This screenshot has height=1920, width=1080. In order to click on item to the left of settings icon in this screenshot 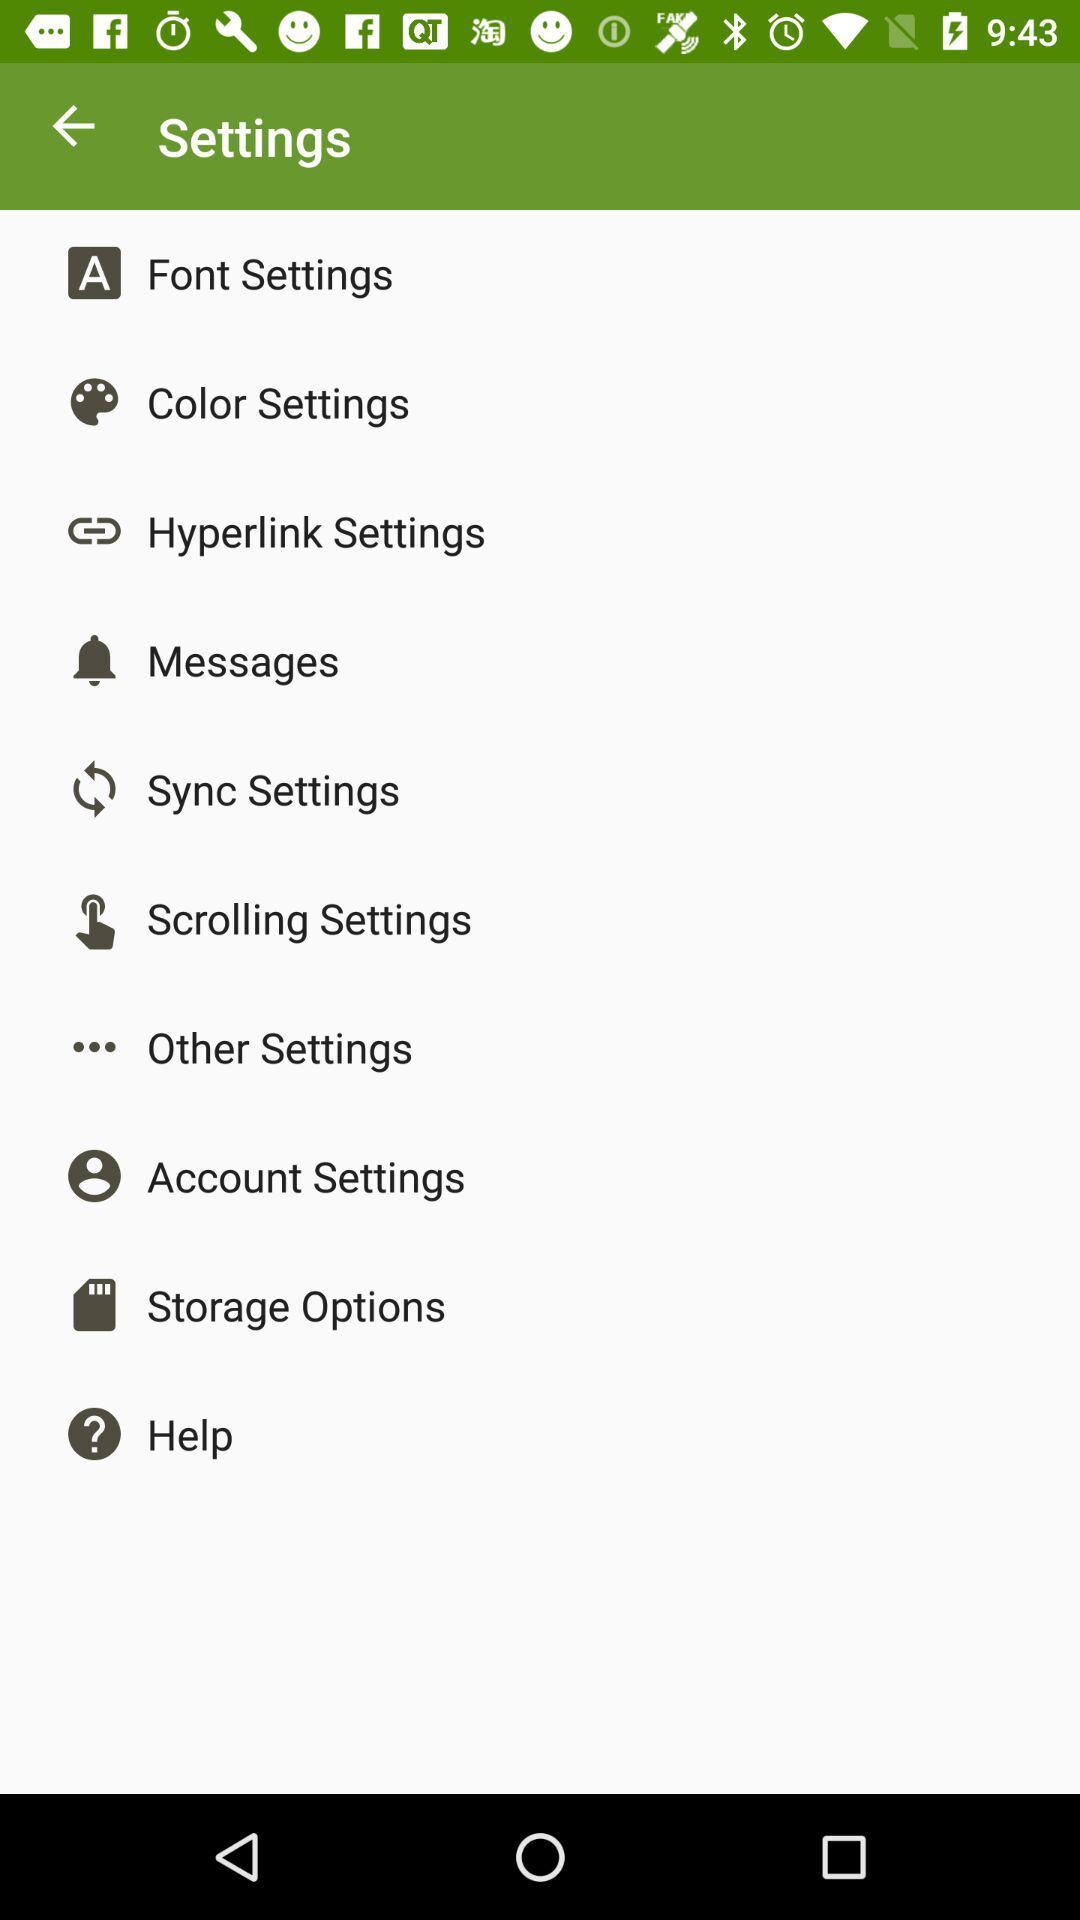, I will do `click(72, 130)`.